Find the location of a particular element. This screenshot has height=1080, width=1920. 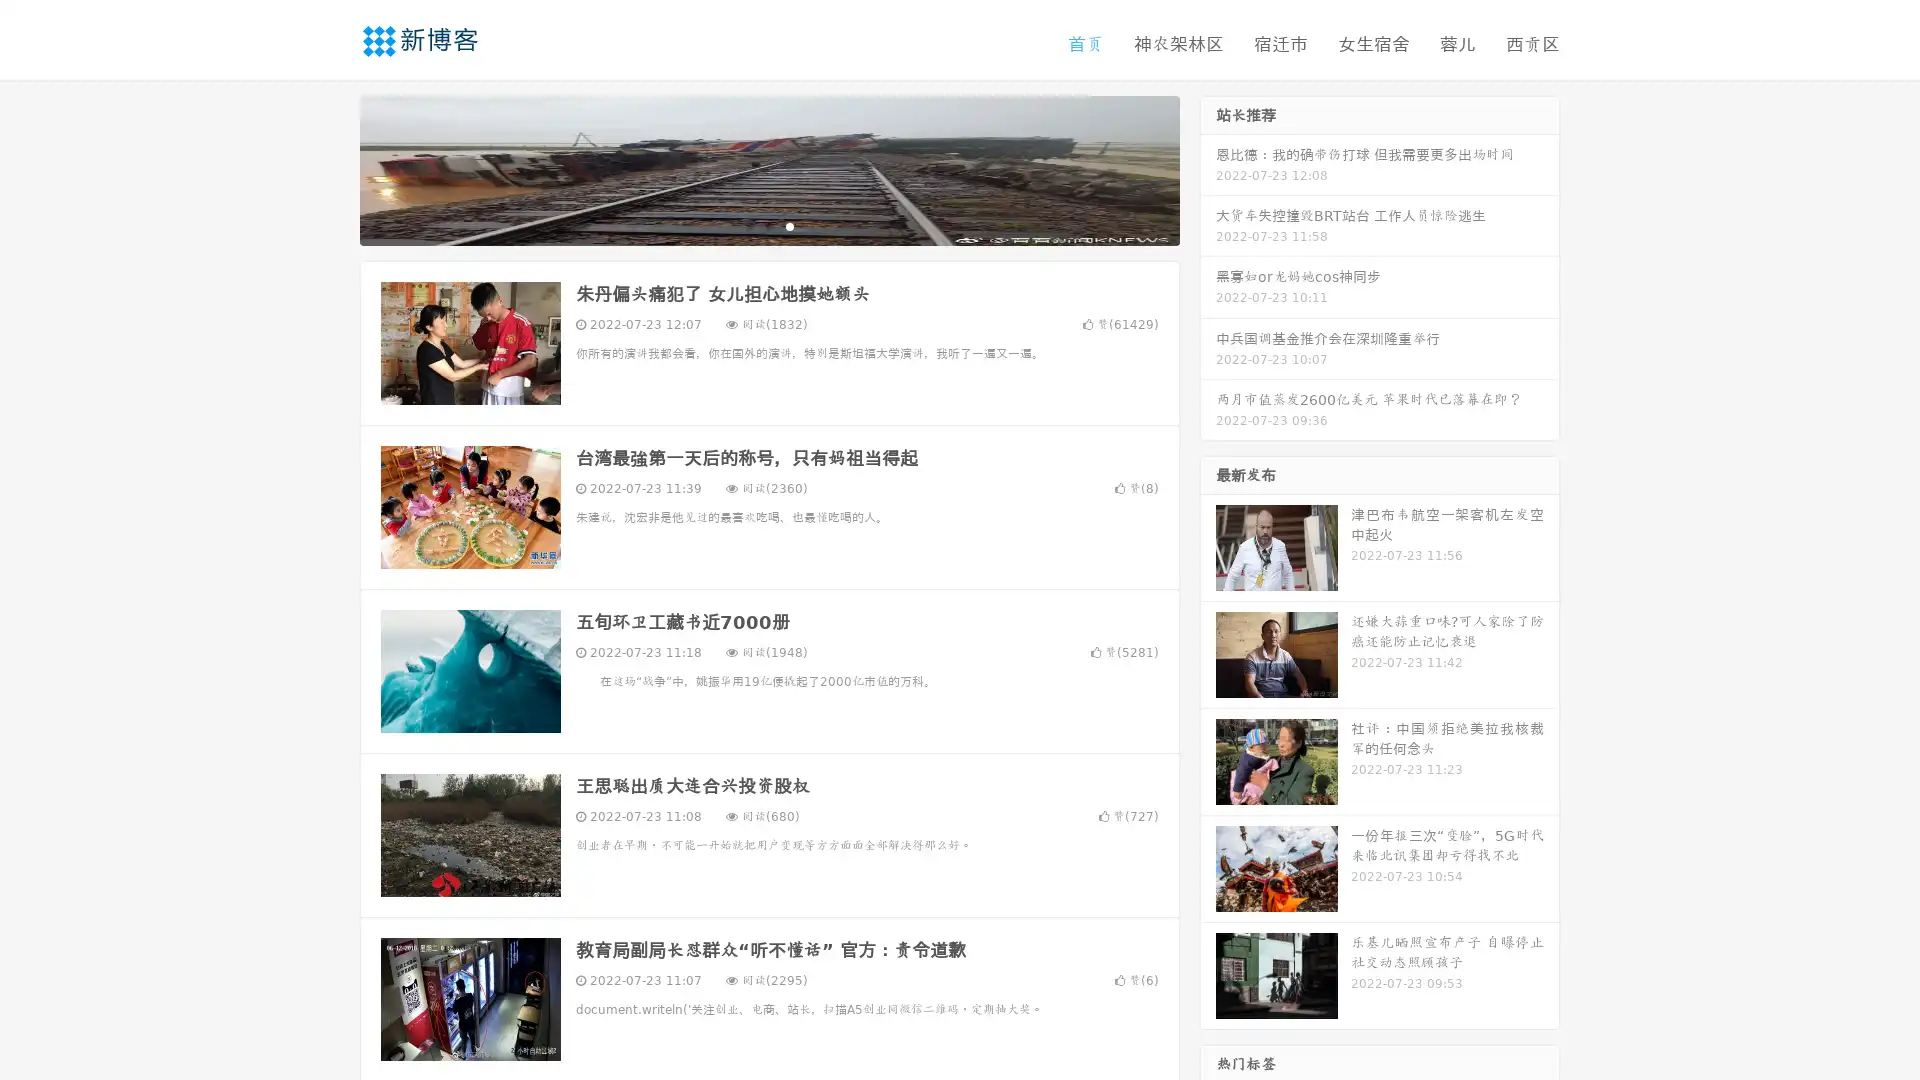

Next slide is located at coordinates (1208, 168).